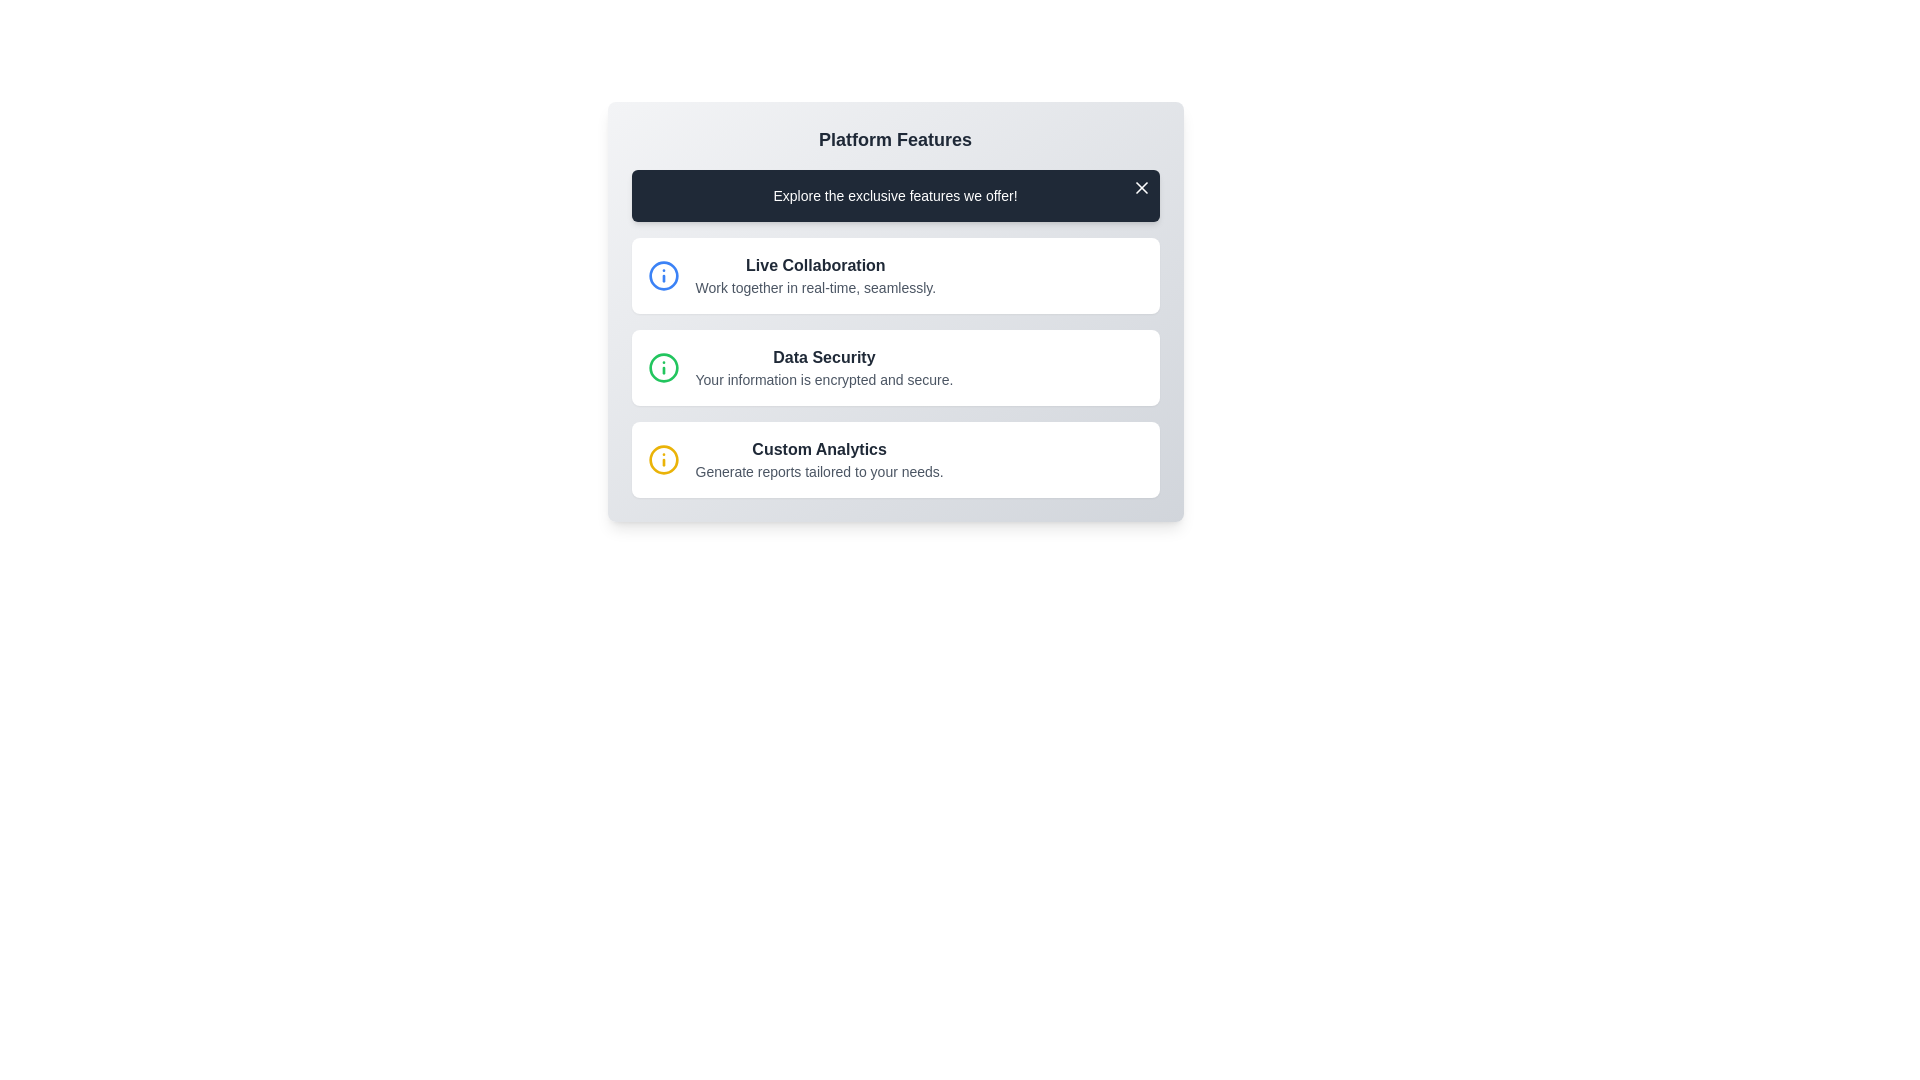 This screenshot has width=1920, height=1080. Describe the element at coordinates (1141, 188) in the screenshot. I see `the close button icon located in the top-right corner of the header section, which dismisses the modal containing the text 'Explore the exclusive features we offer!'` at that location.